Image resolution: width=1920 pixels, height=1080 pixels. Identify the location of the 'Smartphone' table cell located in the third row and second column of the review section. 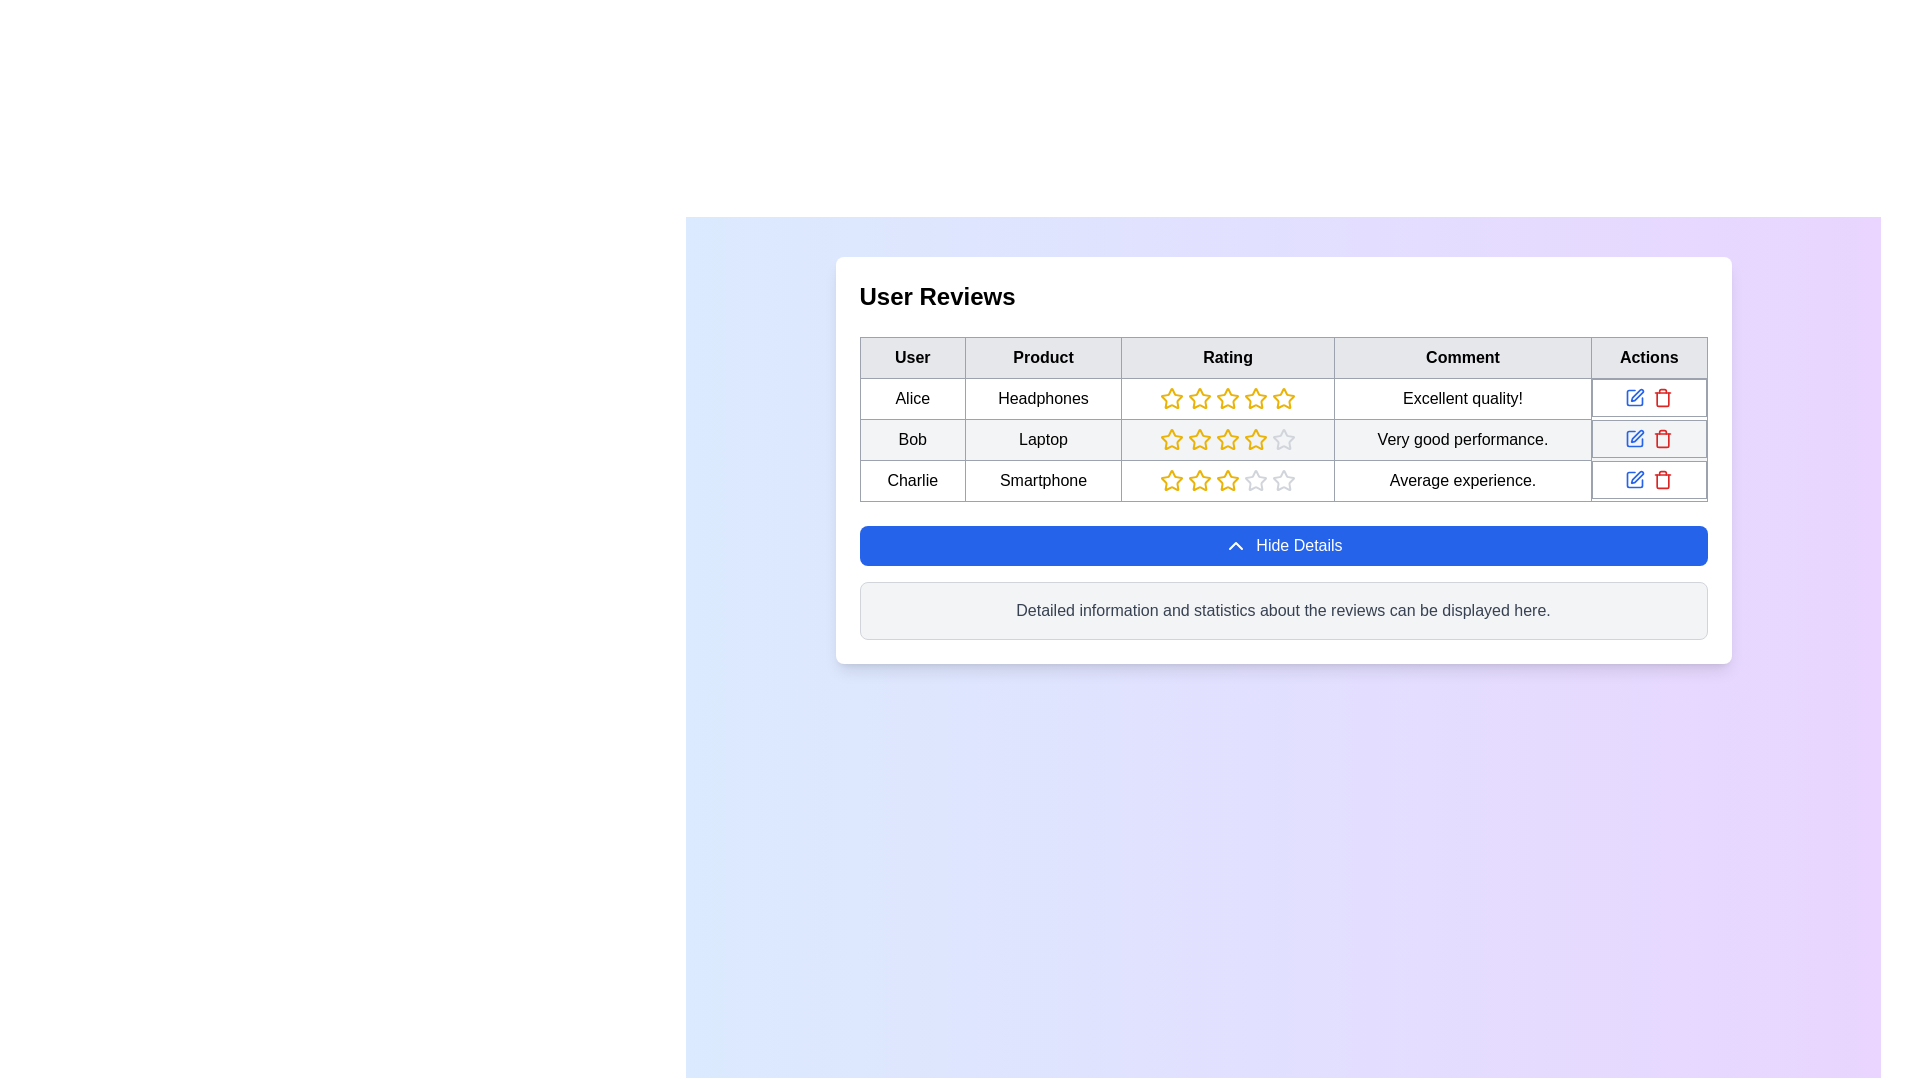
(1042, 481).